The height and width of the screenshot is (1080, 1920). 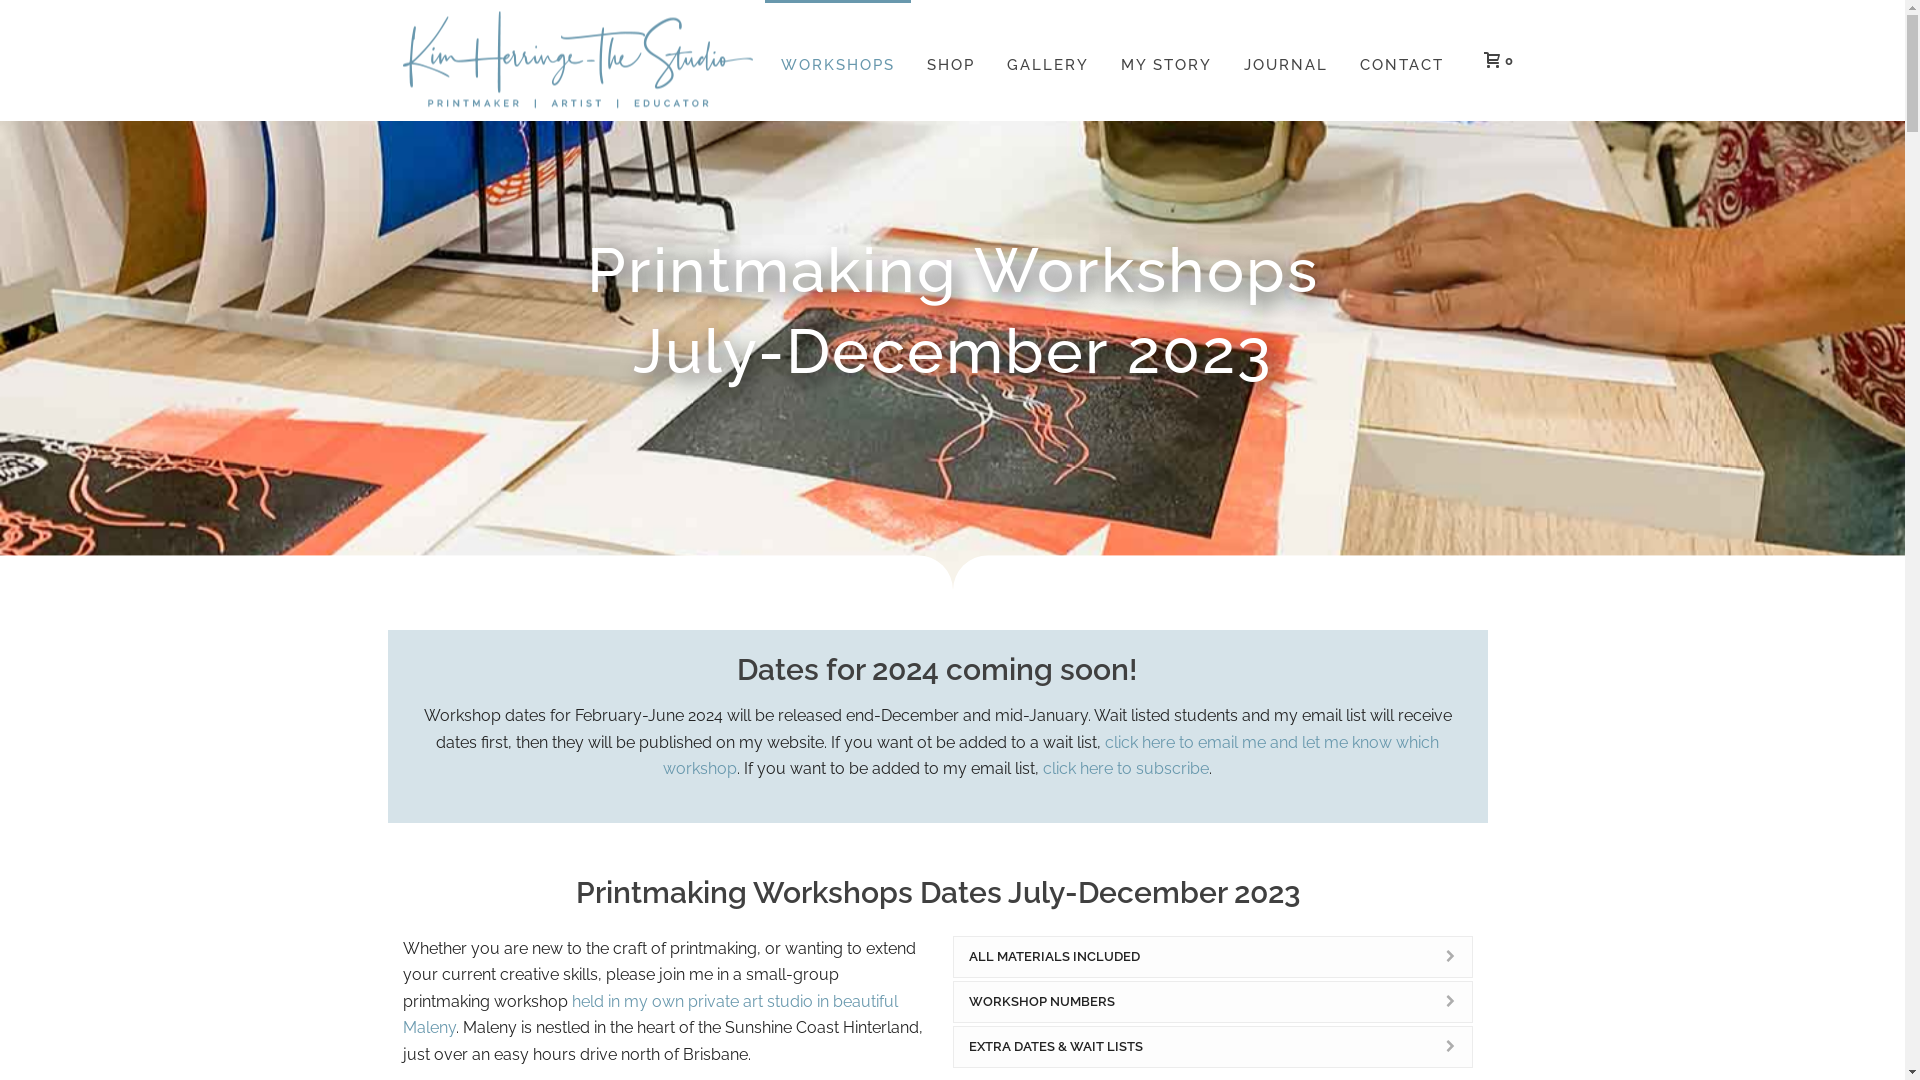 What do you see at coordinates (575, 59) in the screenshot?
I see `'Printmaker, Designer'` at bounding box center [575, 59].